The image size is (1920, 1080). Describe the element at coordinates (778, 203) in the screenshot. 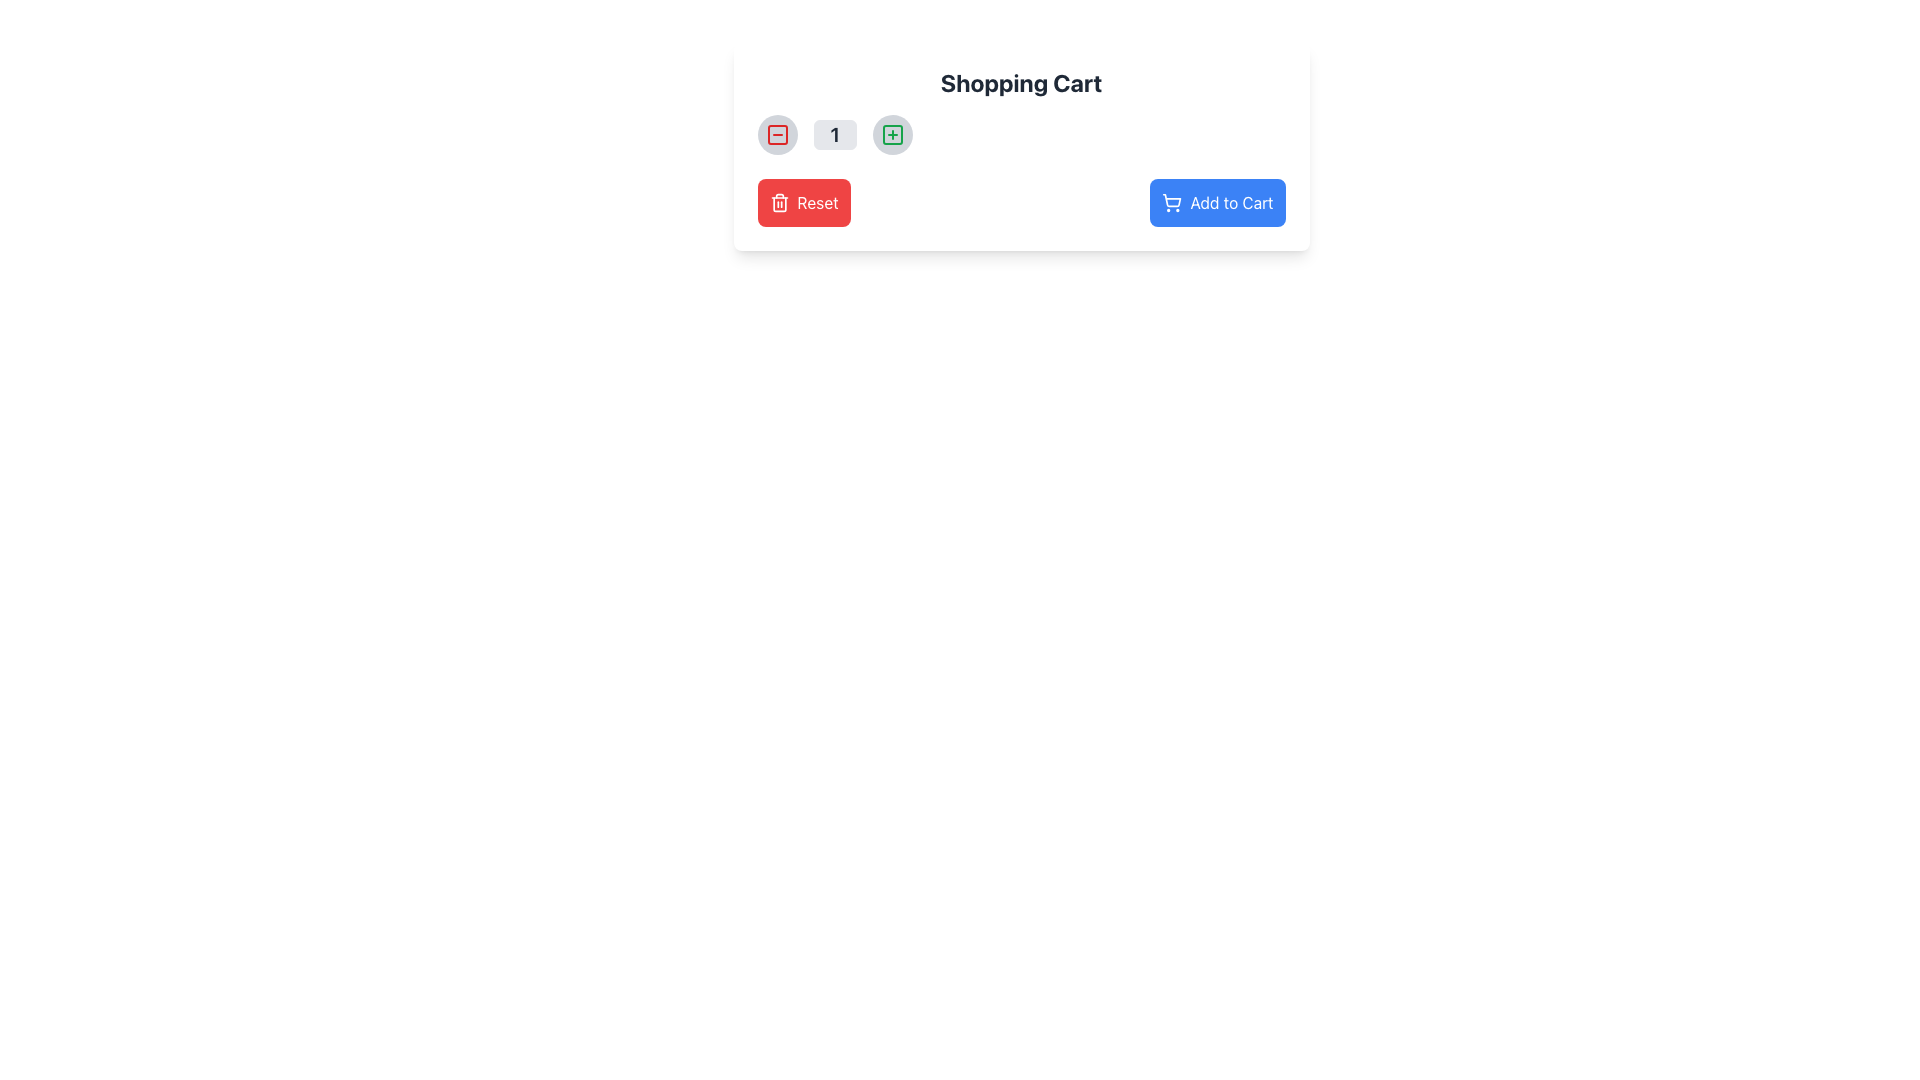

I see `the trash can icon located inside the 'Reset' button at the bottom-left corner of the 'Shopping Cart' card` at that location.